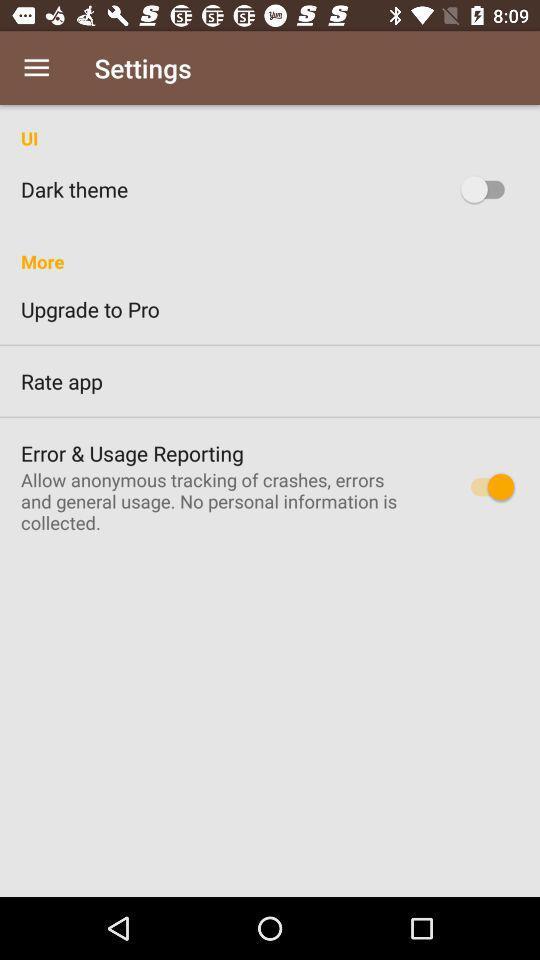 The image size is (540, 960). What do you see at coordinates (486, 189) in the screenshot?
I see `switch dark theme` at bounding box center [486, 189].